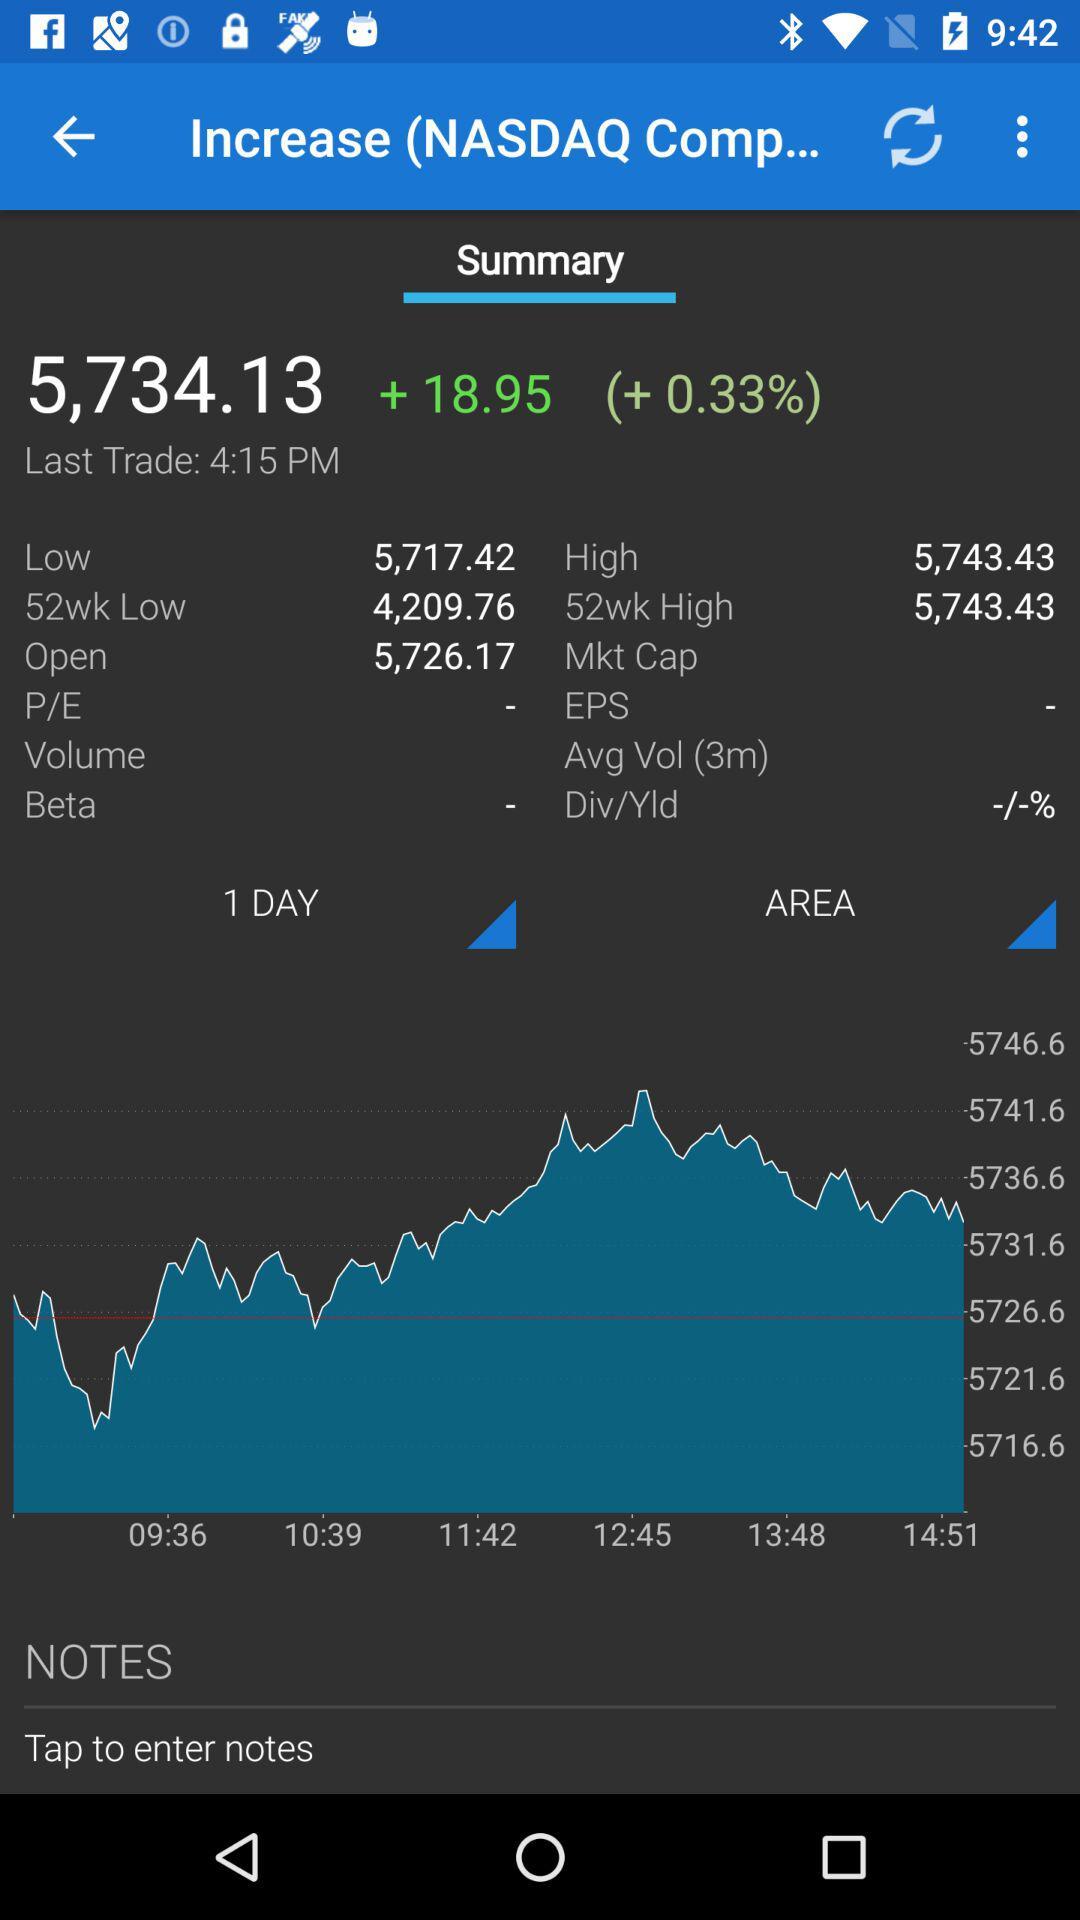  Describe the element at coordinates (810, 900) in the screenshot. I see `the icon next to the 1 day` at that location.